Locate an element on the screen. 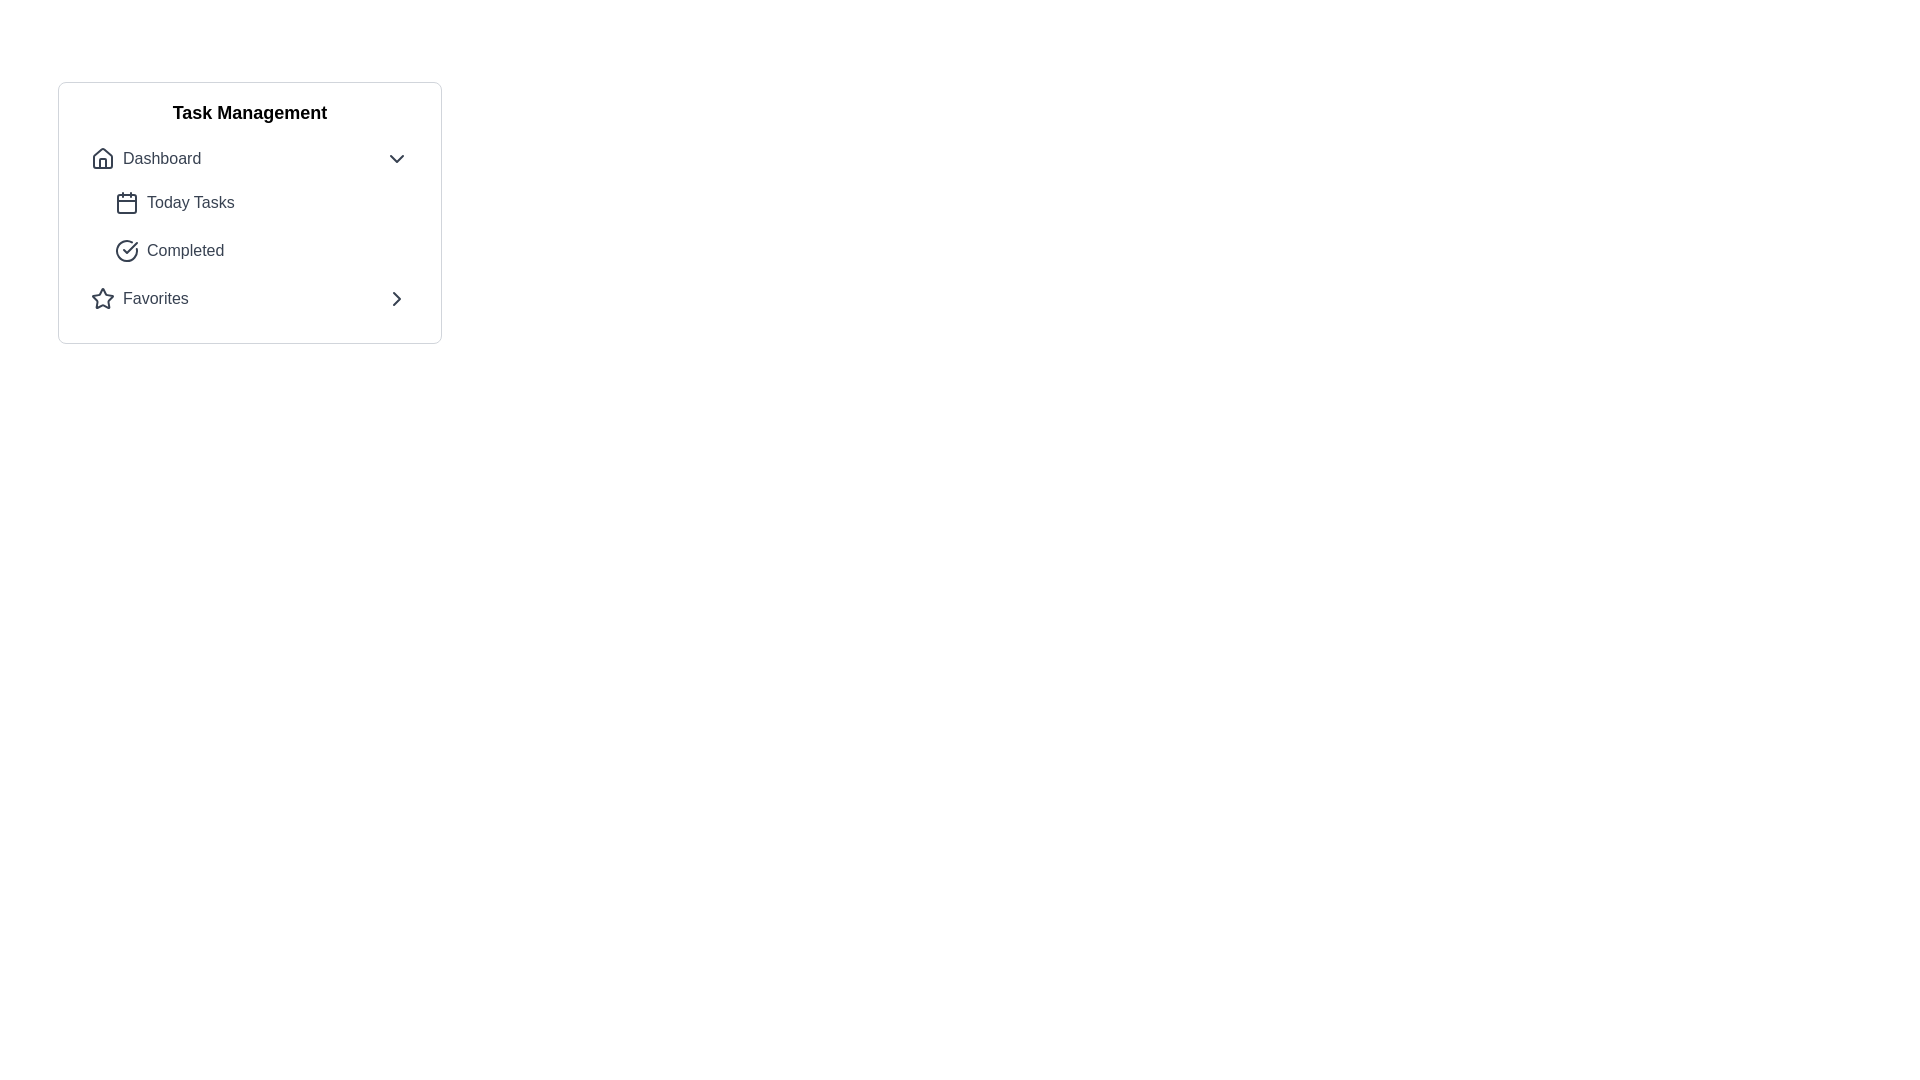  the star icon is located at coordinates (101, 299).